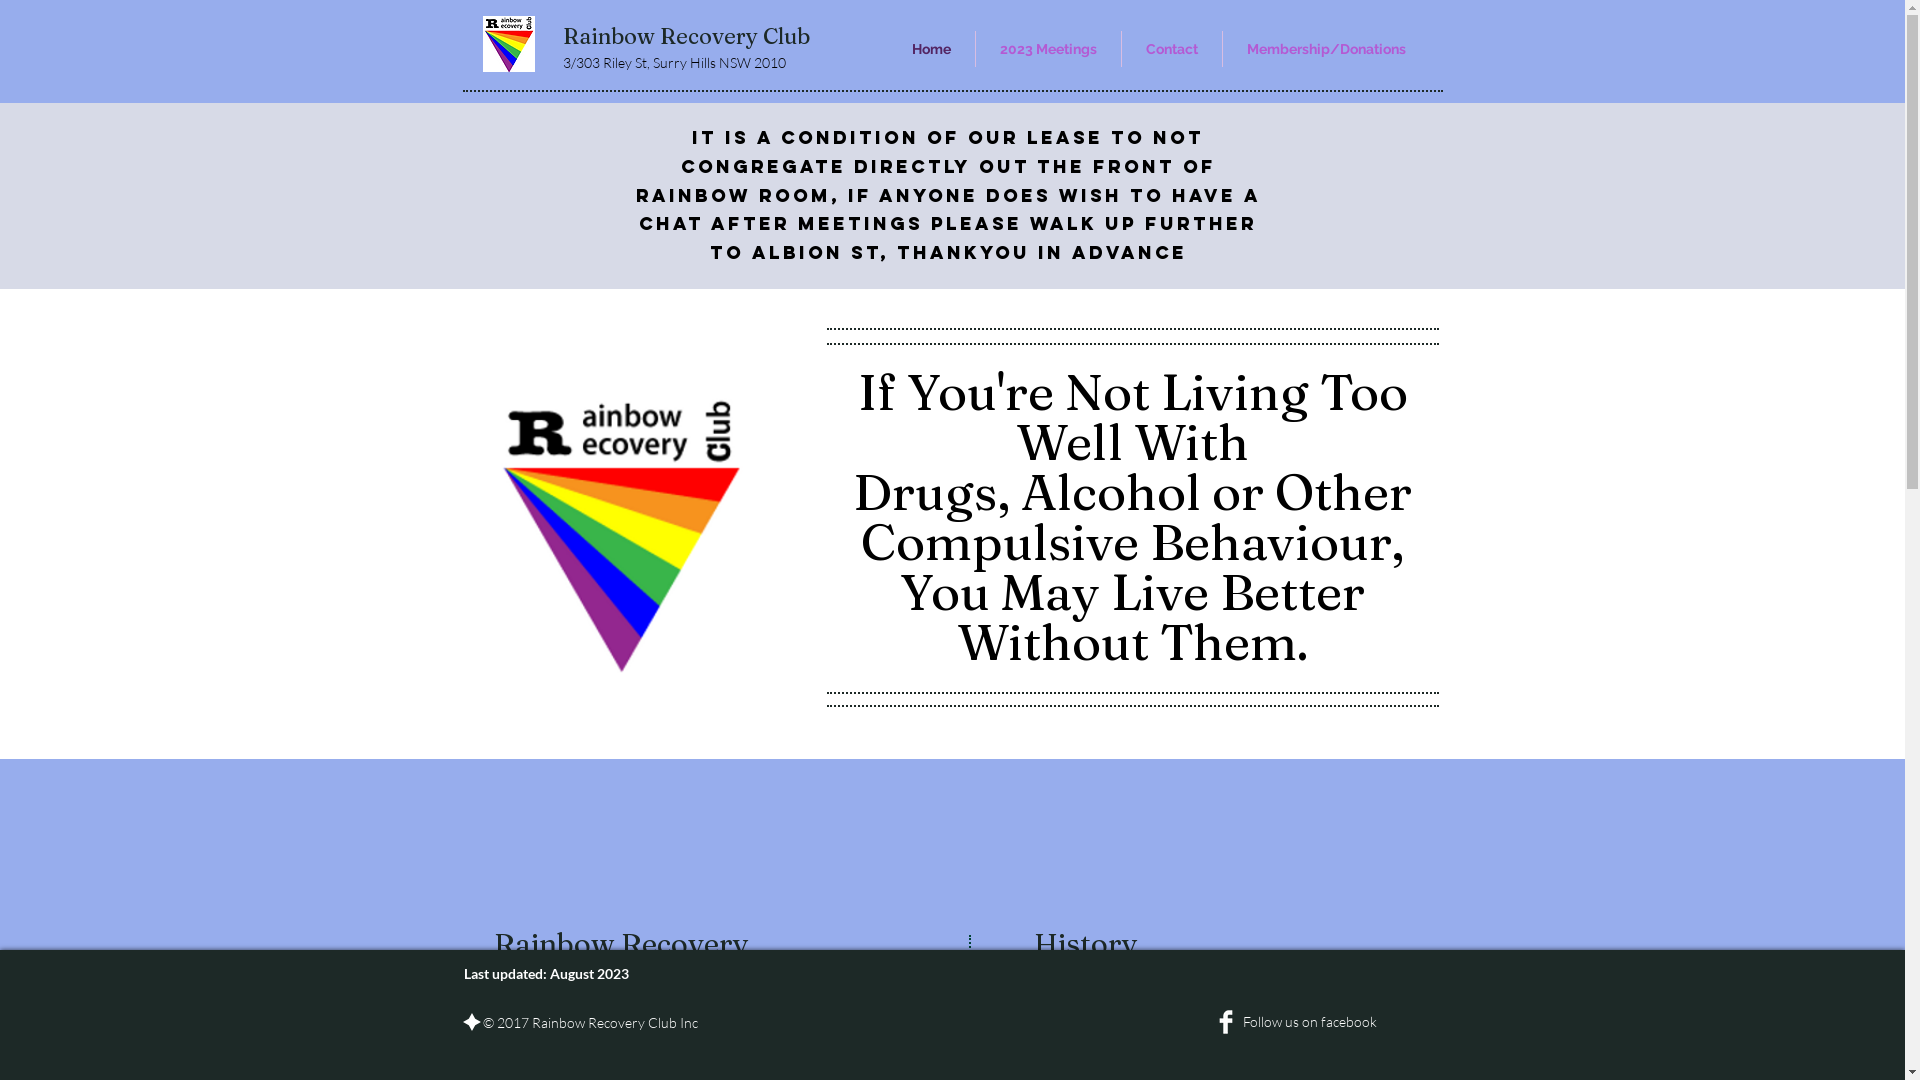  What do you see at coordinates (508, 43) in the screenshot?
I see `'Rainbow Recovery Club Logo.png'` at bounding box center [508, 43].